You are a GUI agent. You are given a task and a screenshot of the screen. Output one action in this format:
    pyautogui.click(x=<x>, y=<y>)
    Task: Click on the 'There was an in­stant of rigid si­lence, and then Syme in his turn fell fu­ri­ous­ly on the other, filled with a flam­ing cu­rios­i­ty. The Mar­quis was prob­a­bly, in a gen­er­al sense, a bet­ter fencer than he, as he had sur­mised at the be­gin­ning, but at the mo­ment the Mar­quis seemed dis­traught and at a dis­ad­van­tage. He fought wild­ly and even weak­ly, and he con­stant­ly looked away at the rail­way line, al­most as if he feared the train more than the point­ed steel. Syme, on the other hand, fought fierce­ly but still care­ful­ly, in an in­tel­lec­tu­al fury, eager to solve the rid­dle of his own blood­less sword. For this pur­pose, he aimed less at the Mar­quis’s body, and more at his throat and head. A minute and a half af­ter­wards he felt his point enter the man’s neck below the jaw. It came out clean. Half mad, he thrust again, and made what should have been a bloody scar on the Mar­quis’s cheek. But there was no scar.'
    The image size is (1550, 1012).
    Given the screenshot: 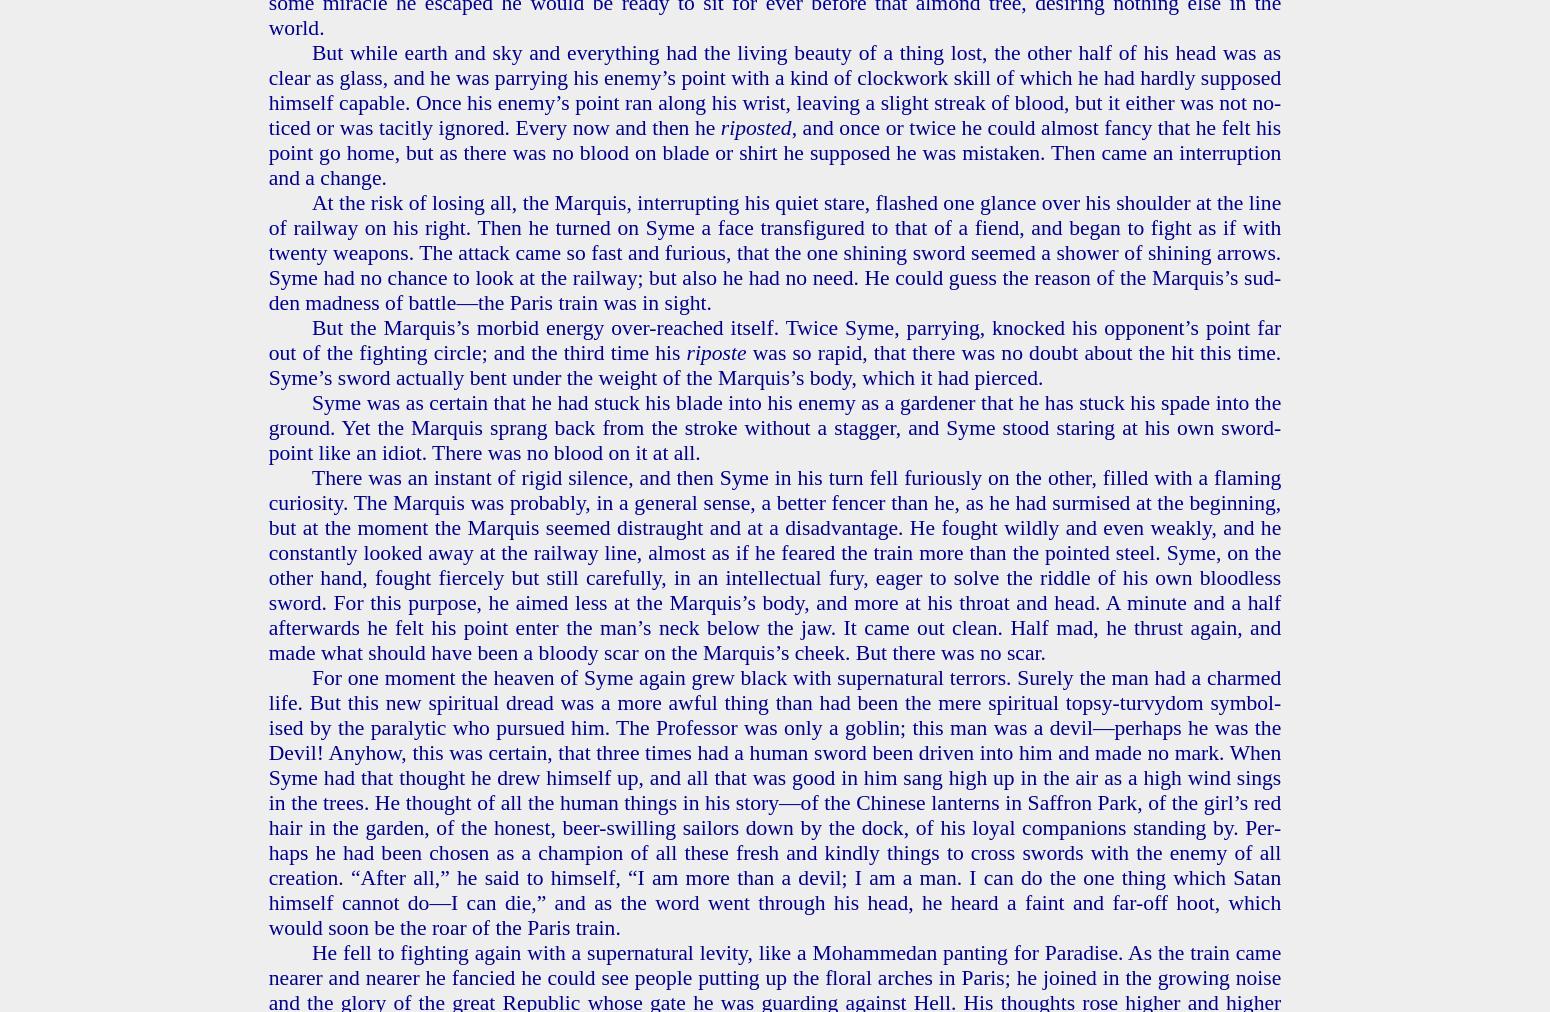 What is the action you would take?
    pyautogui.click(x=774, y=563)
    